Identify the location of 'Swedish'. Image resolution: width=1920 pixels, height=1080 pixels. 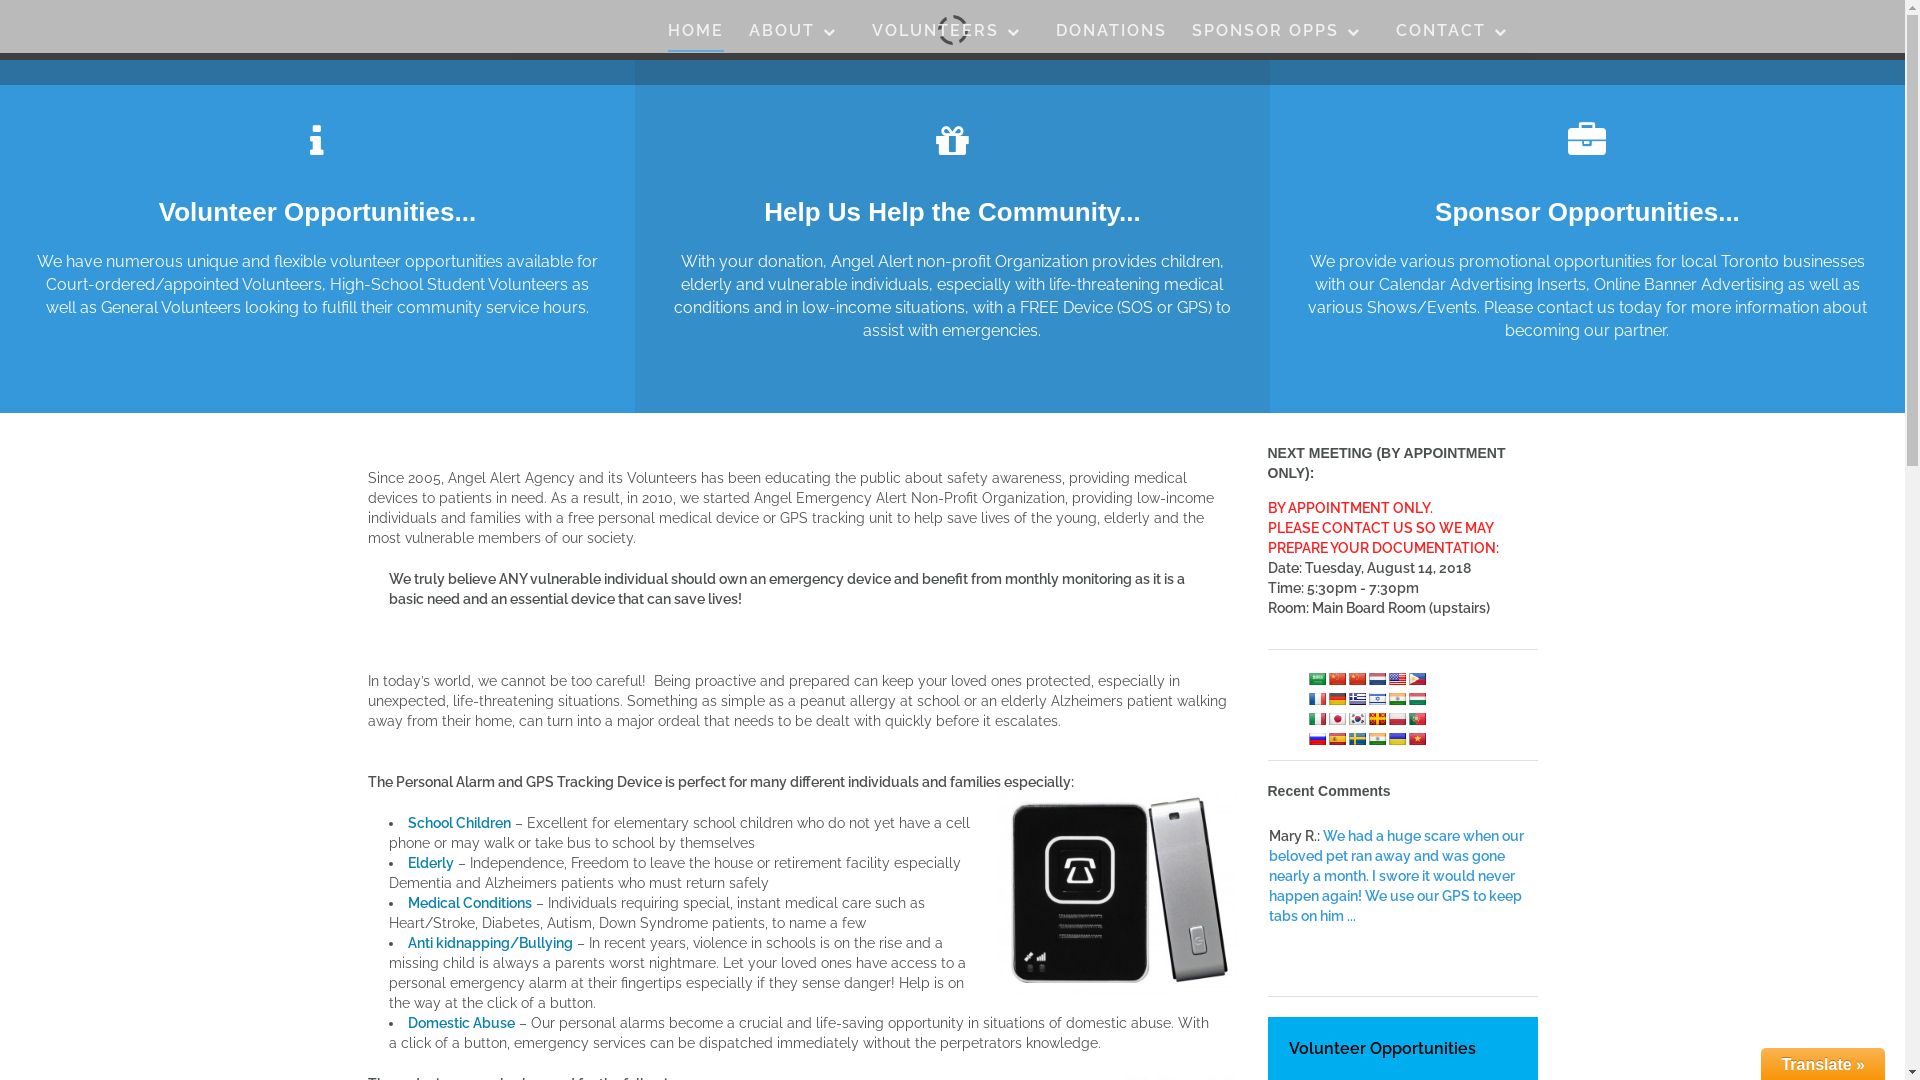
(1357, 737).